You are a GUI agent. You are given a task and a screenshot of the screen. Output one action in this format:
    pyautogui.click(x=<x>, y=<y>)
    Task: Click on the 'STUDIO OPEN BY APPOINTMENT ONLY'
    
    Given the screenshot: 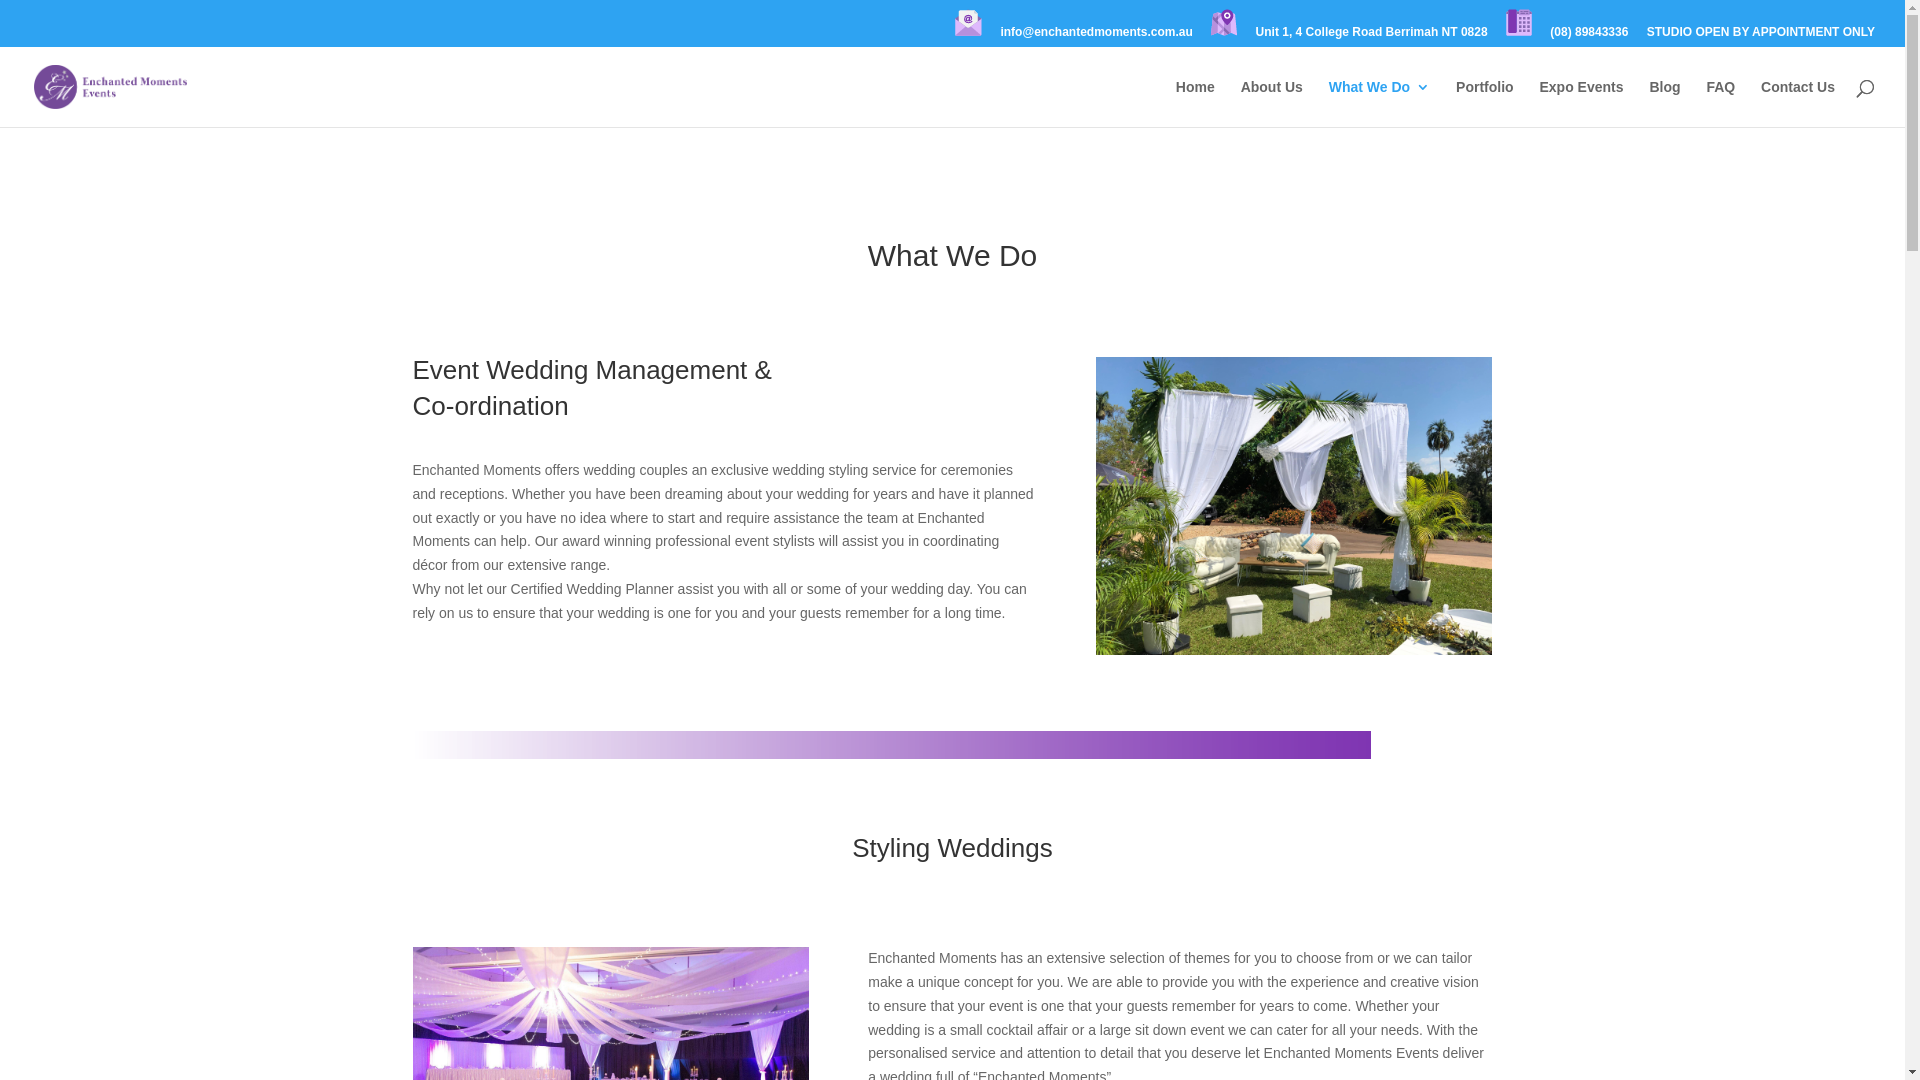 What is the action you would take?
    pyautogui.click(x=1646, y=36)
    